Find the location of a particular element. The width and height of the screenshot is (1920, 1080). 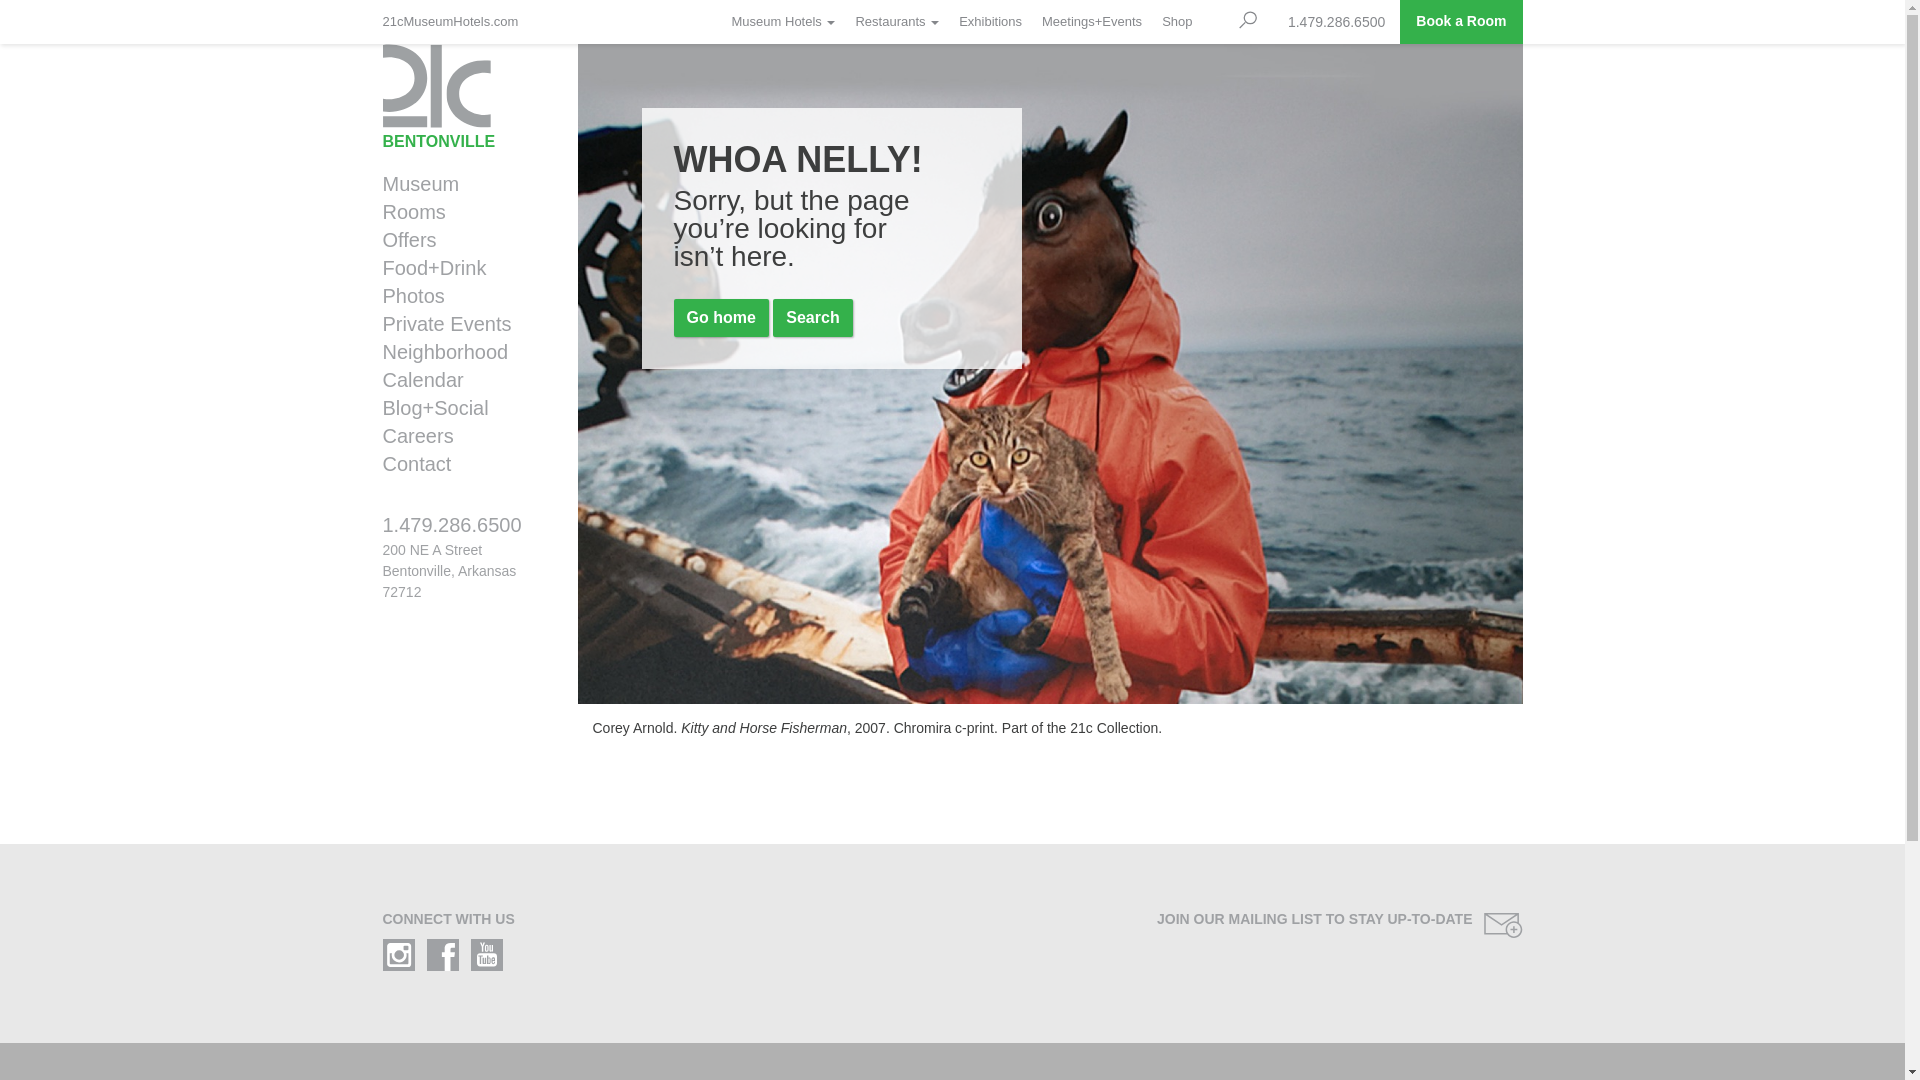

'Contact' is located at coordinates (457, 463).